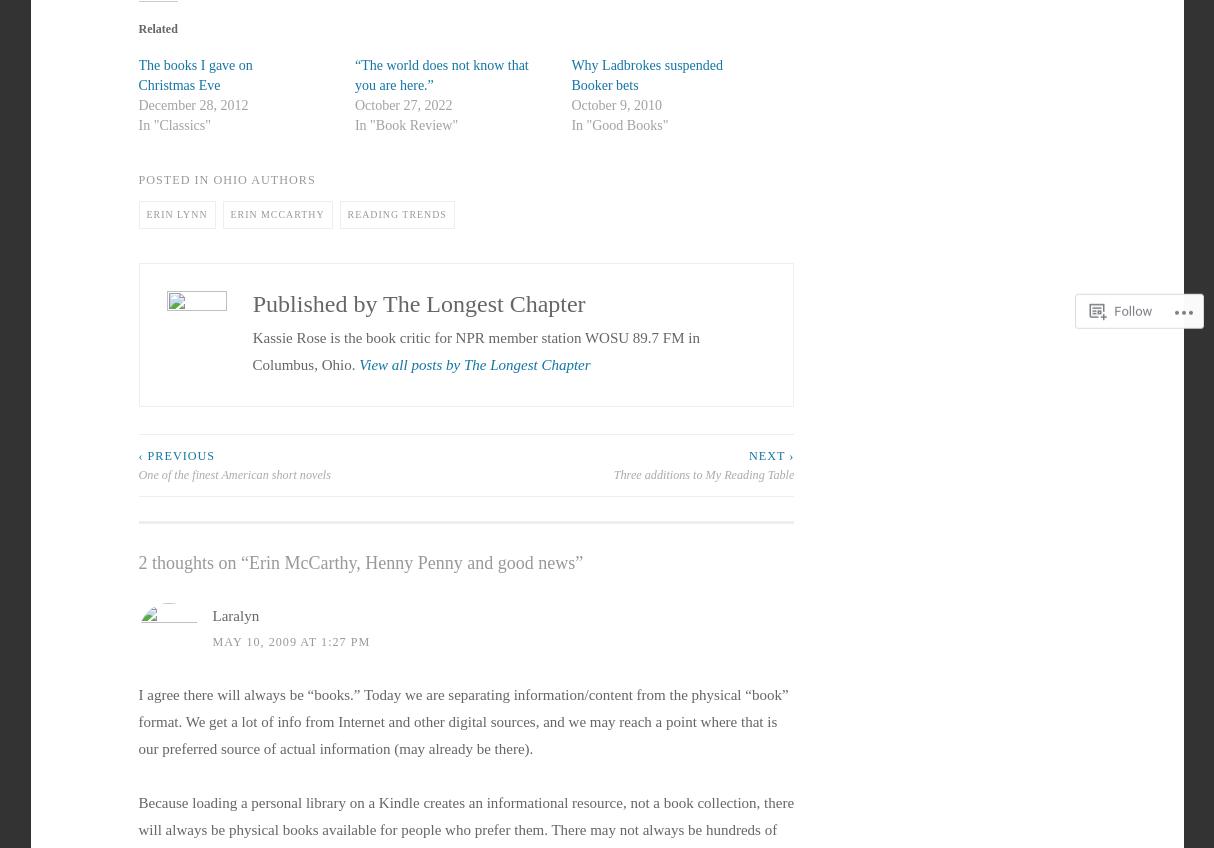 This screenshot has height=848, width=1214. I want to click on 'Posted in', so click(174, 180).